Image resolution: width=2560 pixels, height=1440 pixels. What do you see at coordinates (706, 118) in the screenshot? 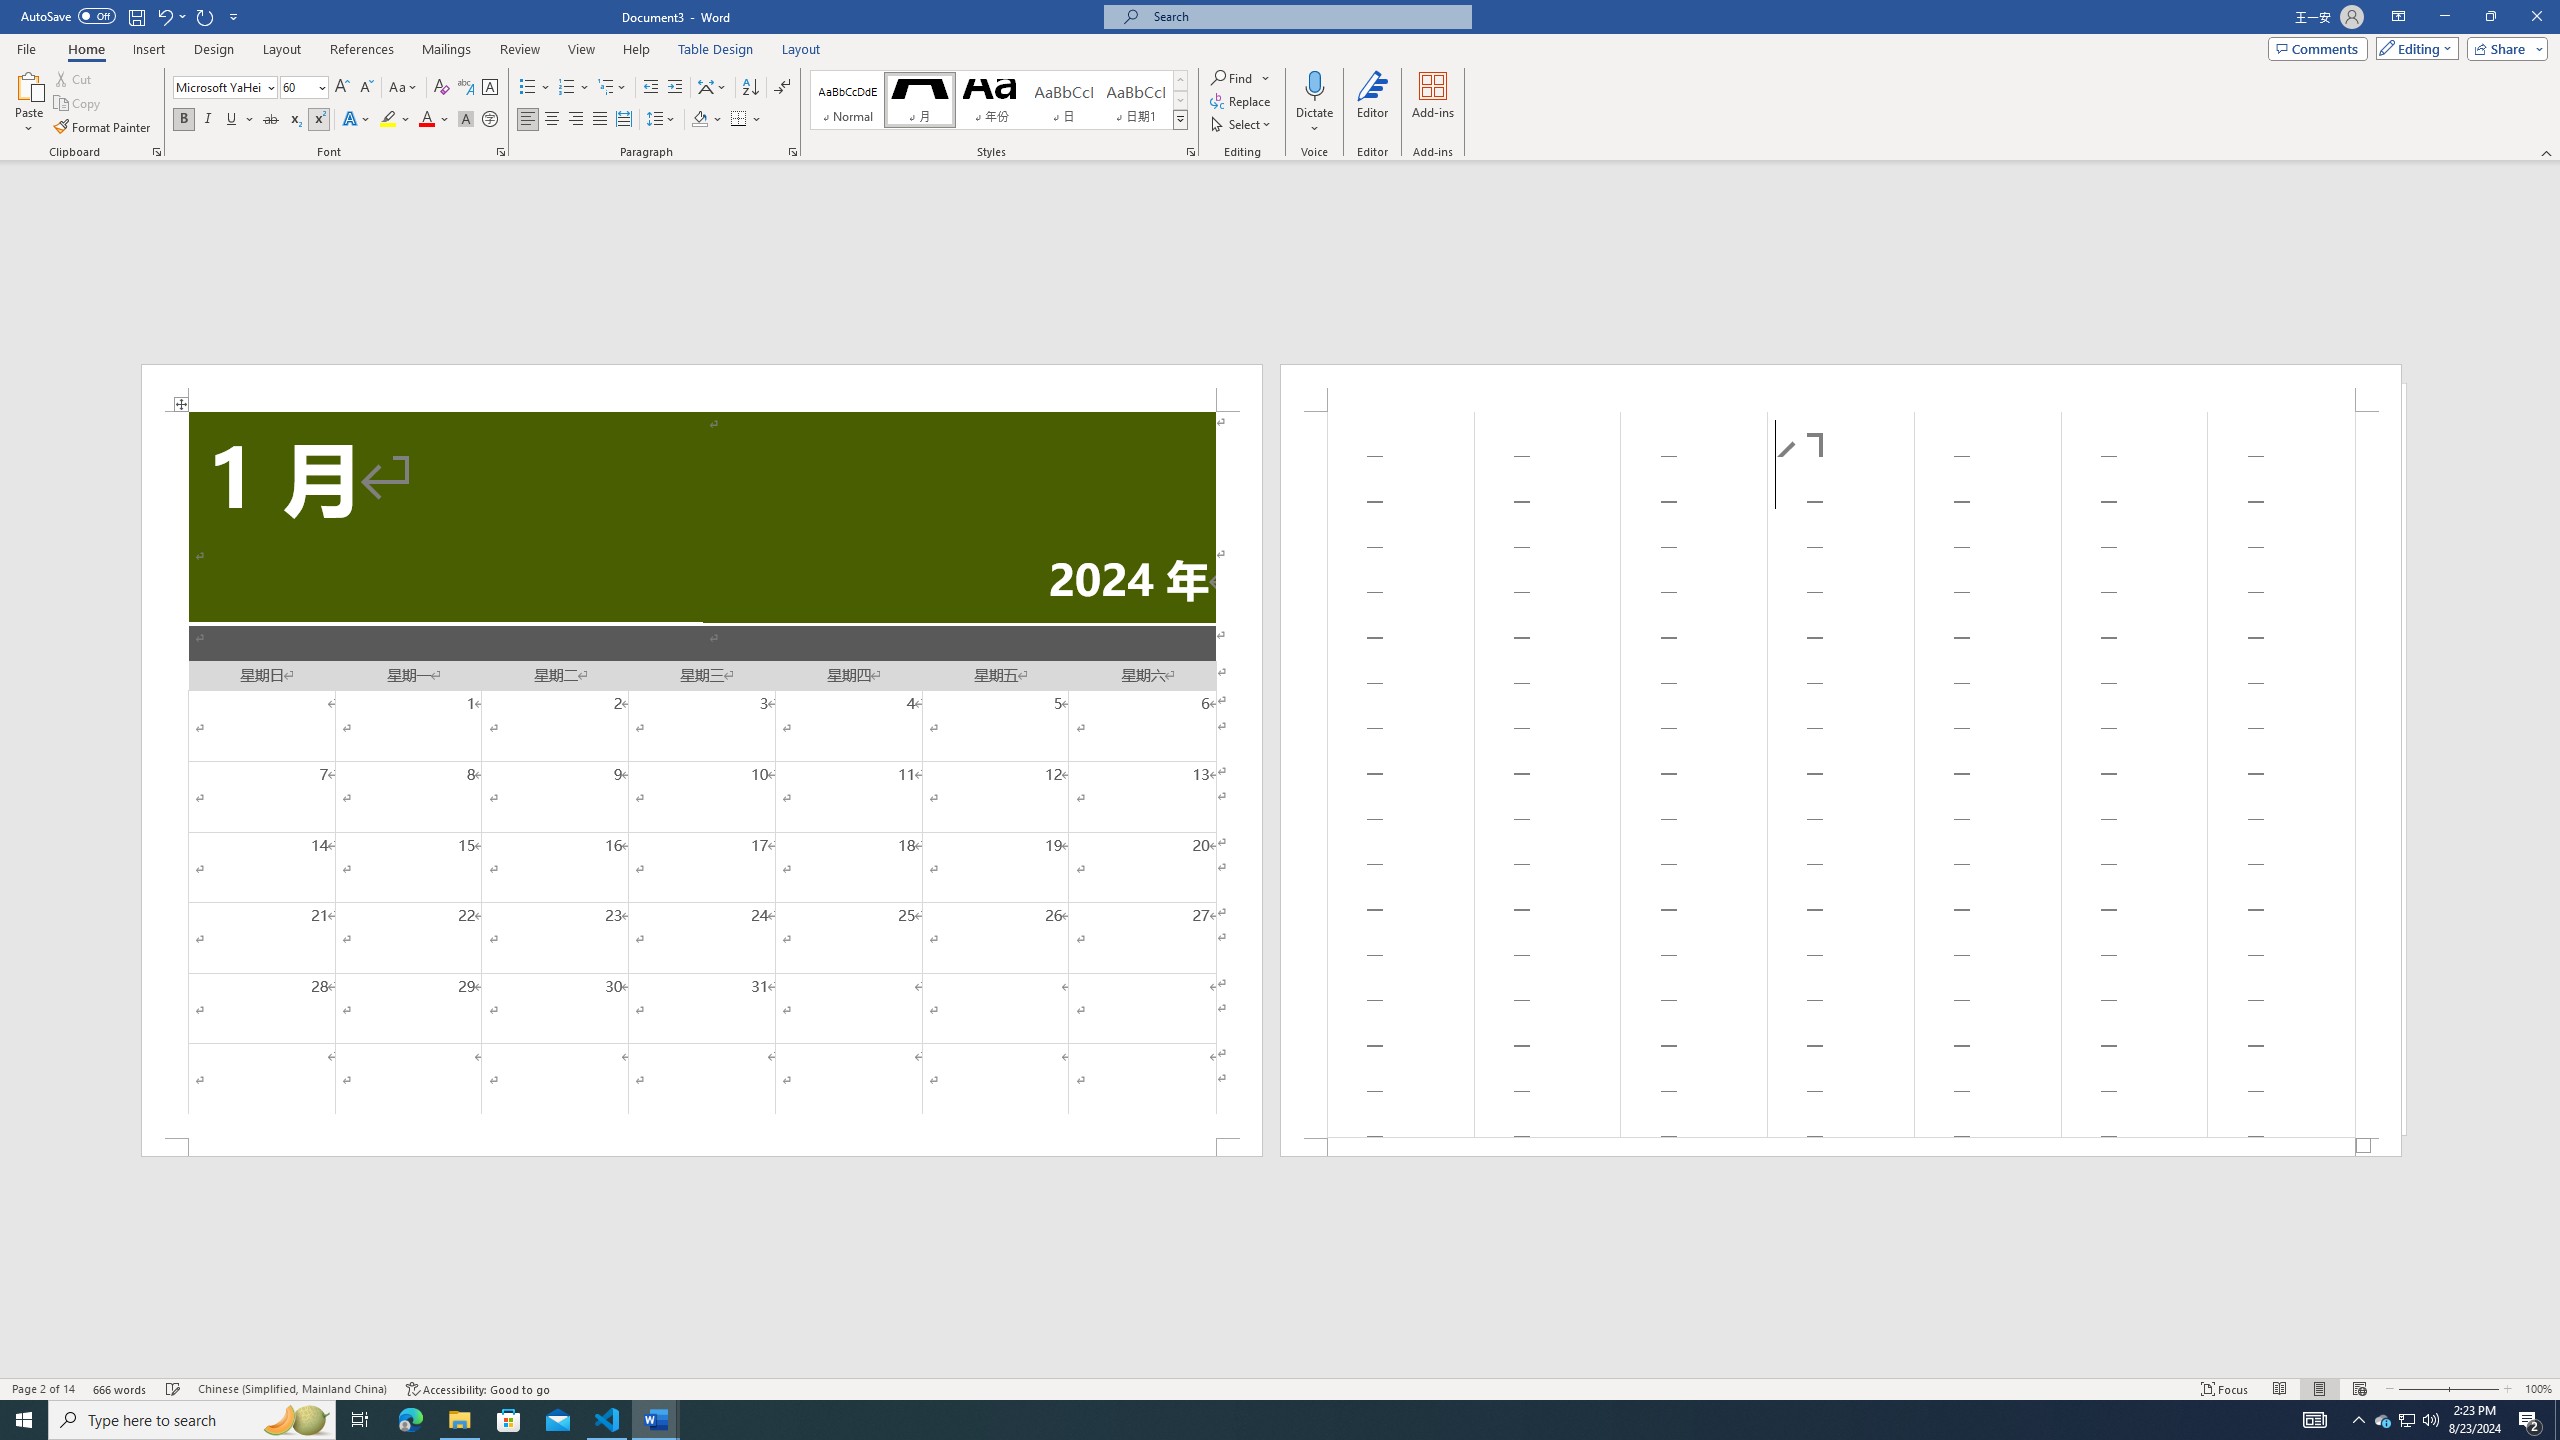
I see `'Shading'` at bounding box center [706, 118].